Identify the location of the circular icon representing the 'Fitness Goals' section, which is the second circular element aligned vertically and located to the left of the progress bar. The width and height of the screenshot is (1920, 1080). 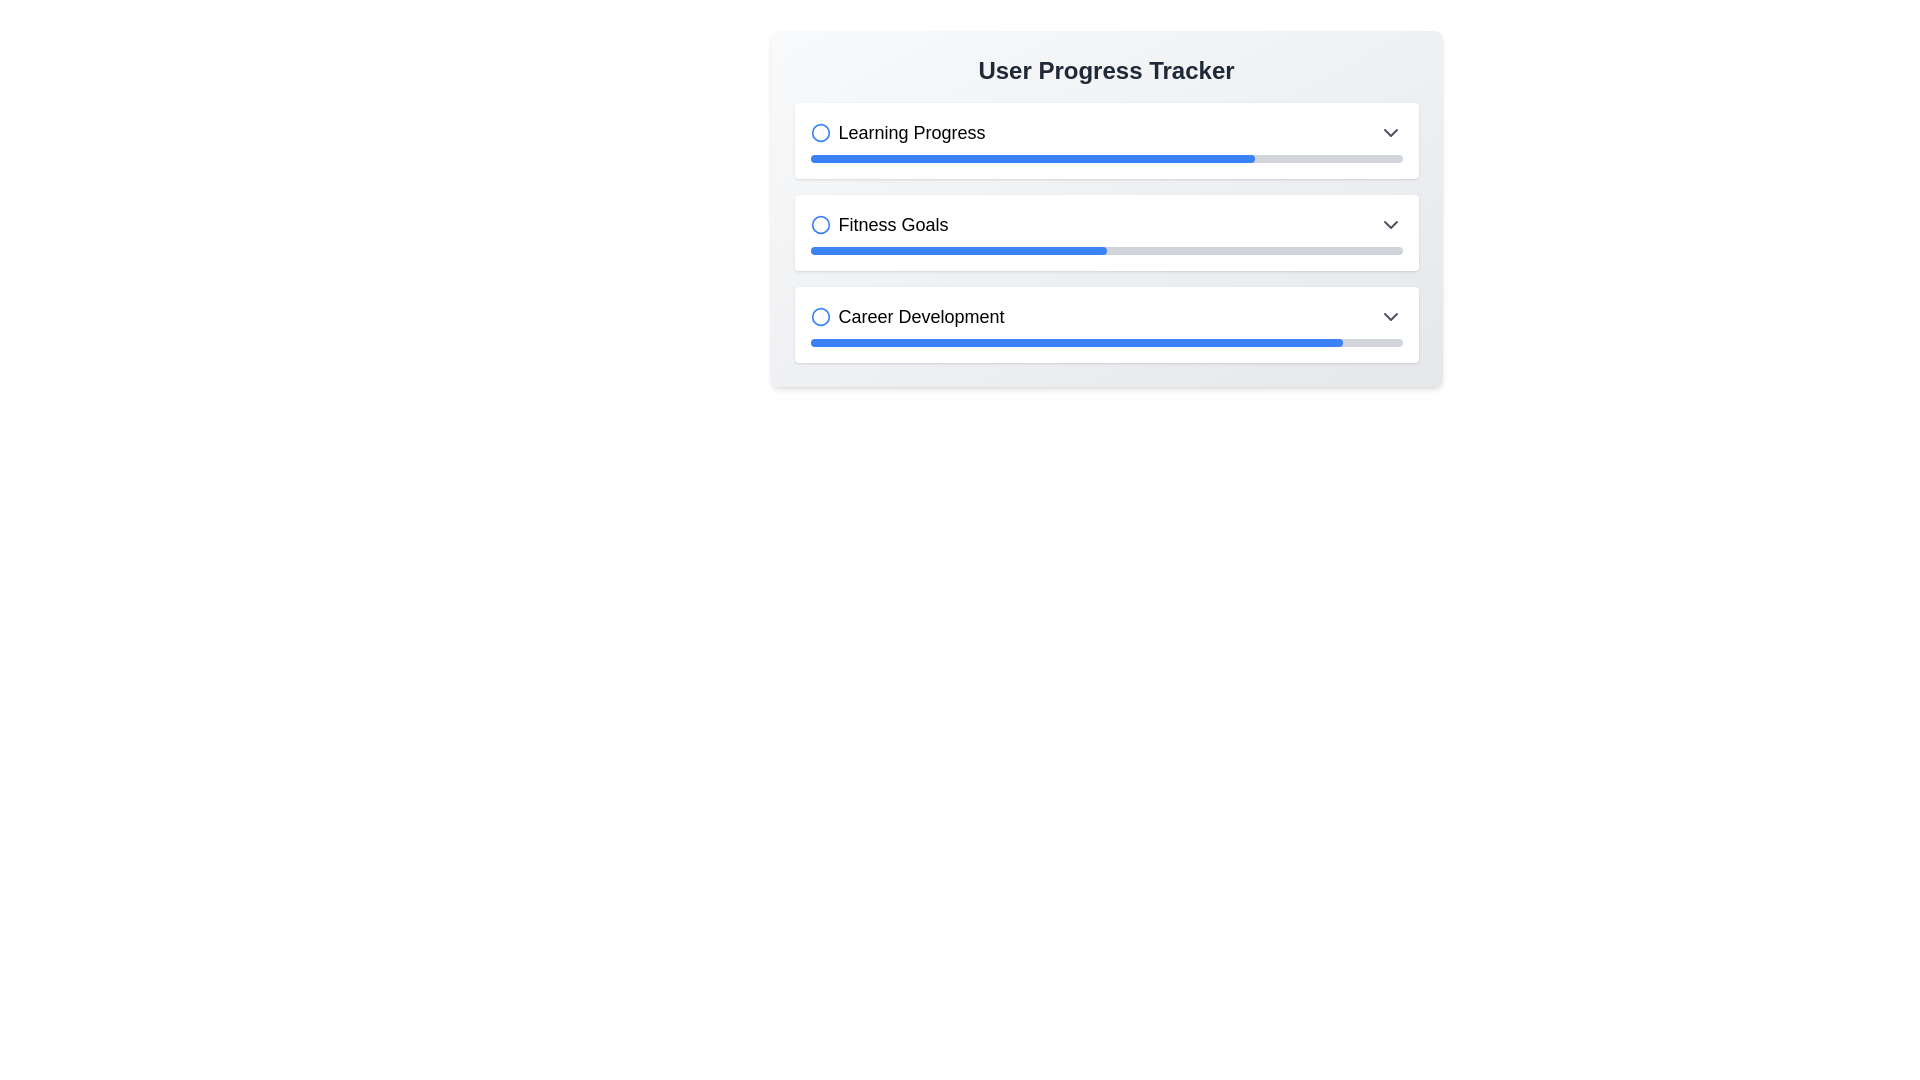
(820, 224).